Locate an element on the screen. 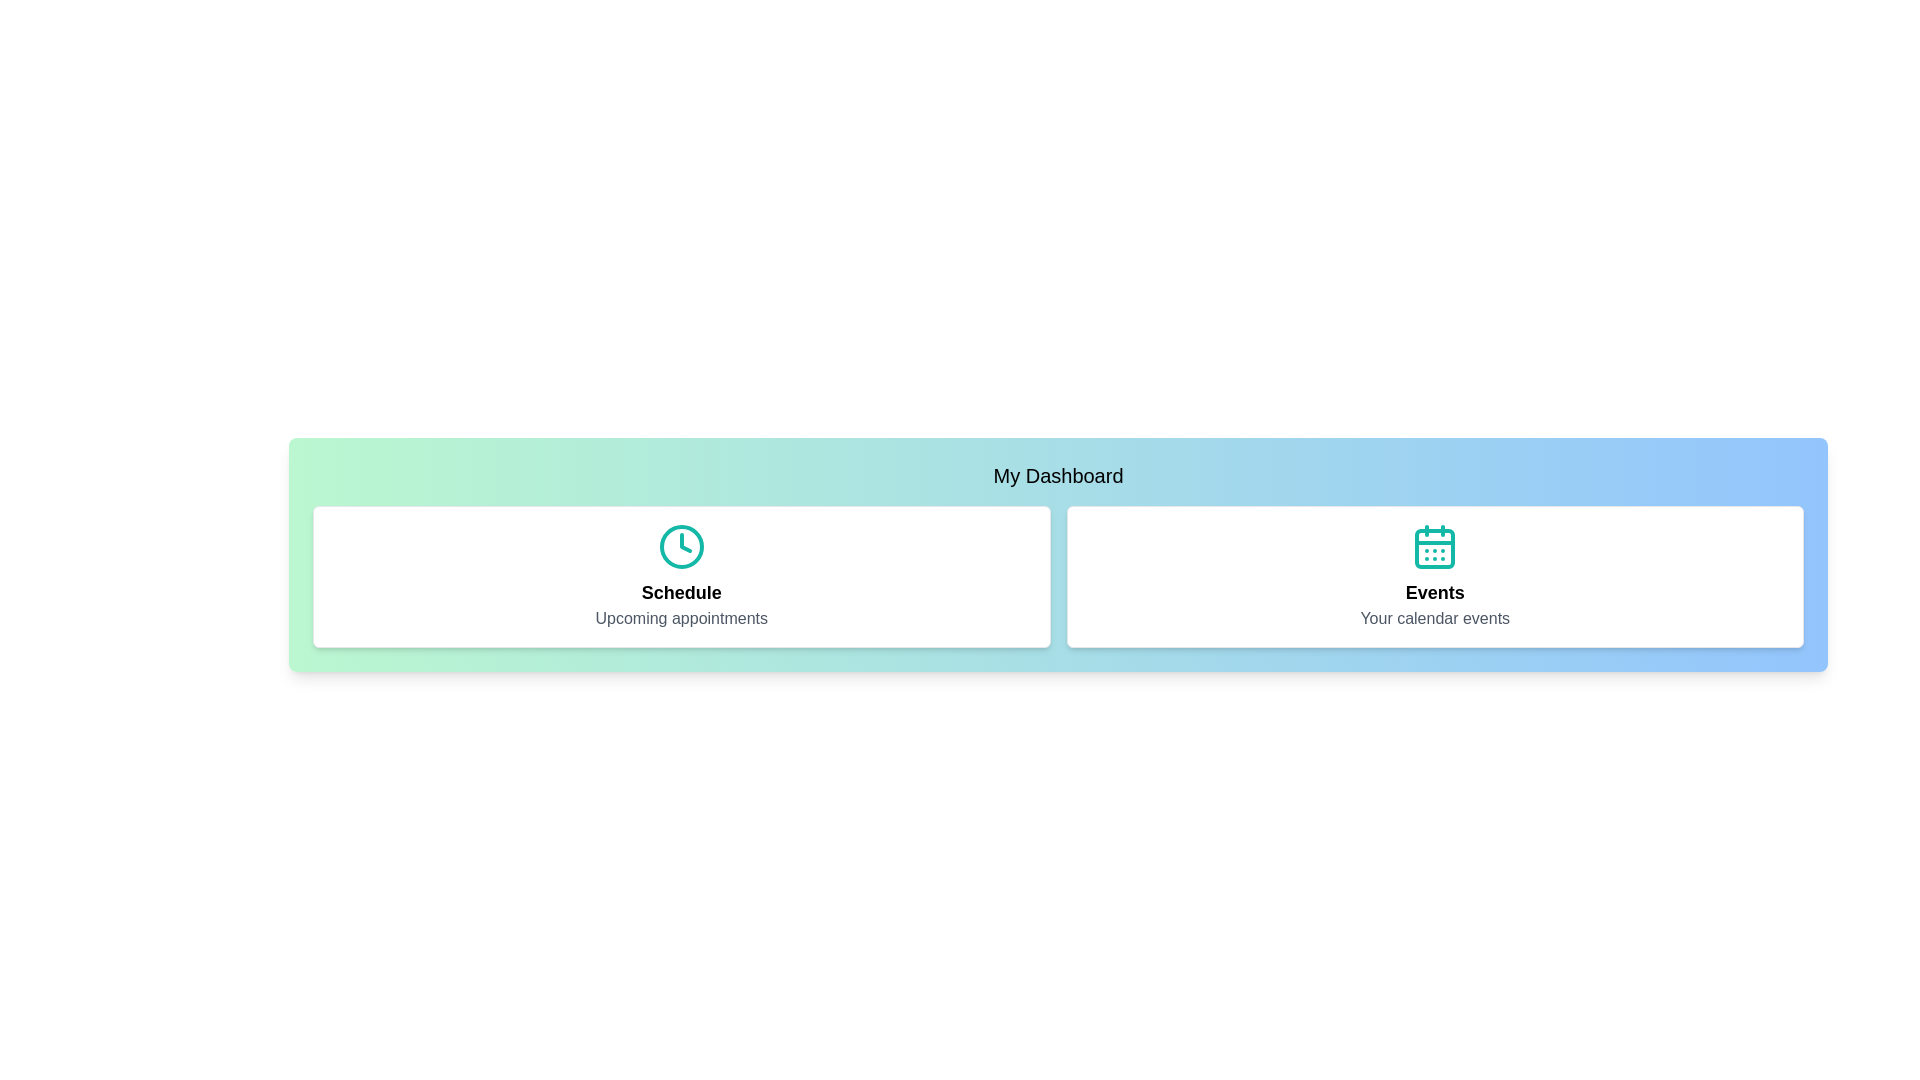 This screenshot has width=1920, height=1080. the middle cell in the second row of the calendar grid within the calendar icon on the 'Events' card is located at coordinates (1434, 548).